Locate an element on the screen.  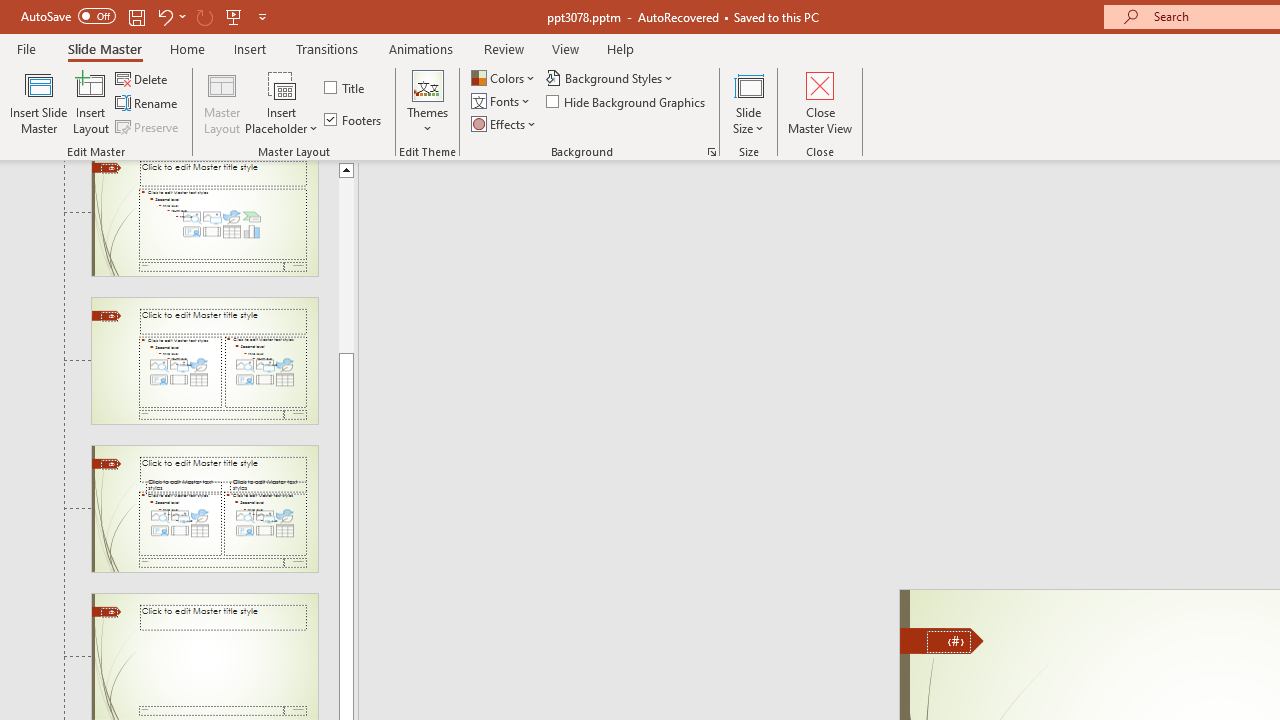
'Content' is located at coordinates (281, 84).